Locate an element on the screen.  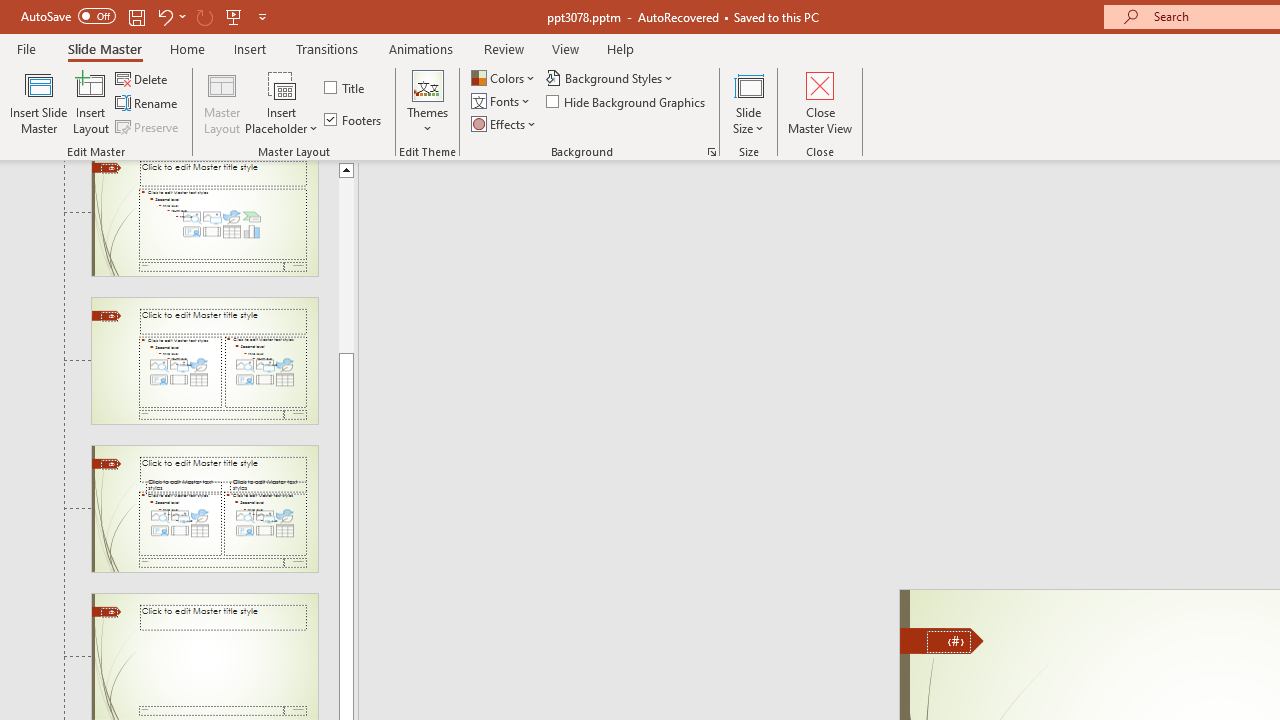
'Content' is located at coordinates (281, 84).